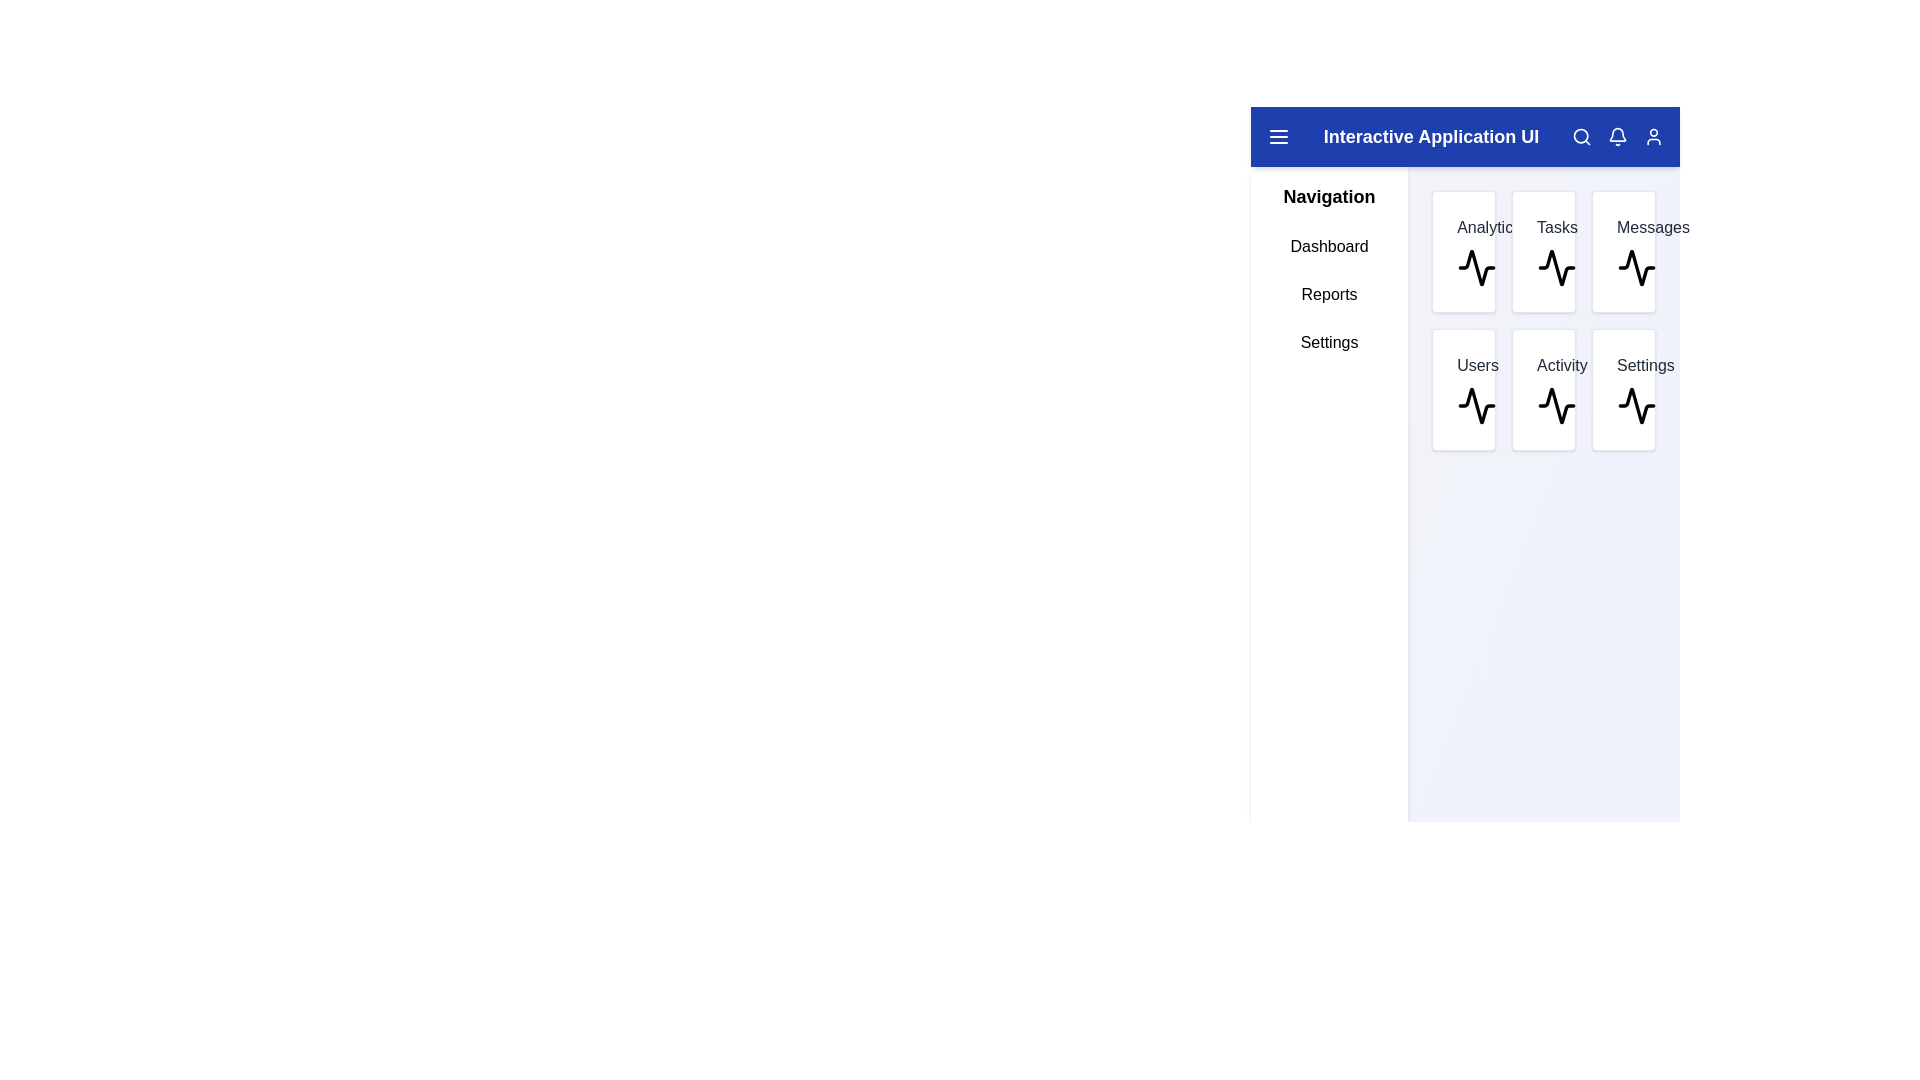 The width and height of the screenshot is (1920, 1080). What do you see at coordinates (1277, 136) in the screenshot?
I see `menu button to toggle the sidebar visibility` at bounding box center [1277, 136].